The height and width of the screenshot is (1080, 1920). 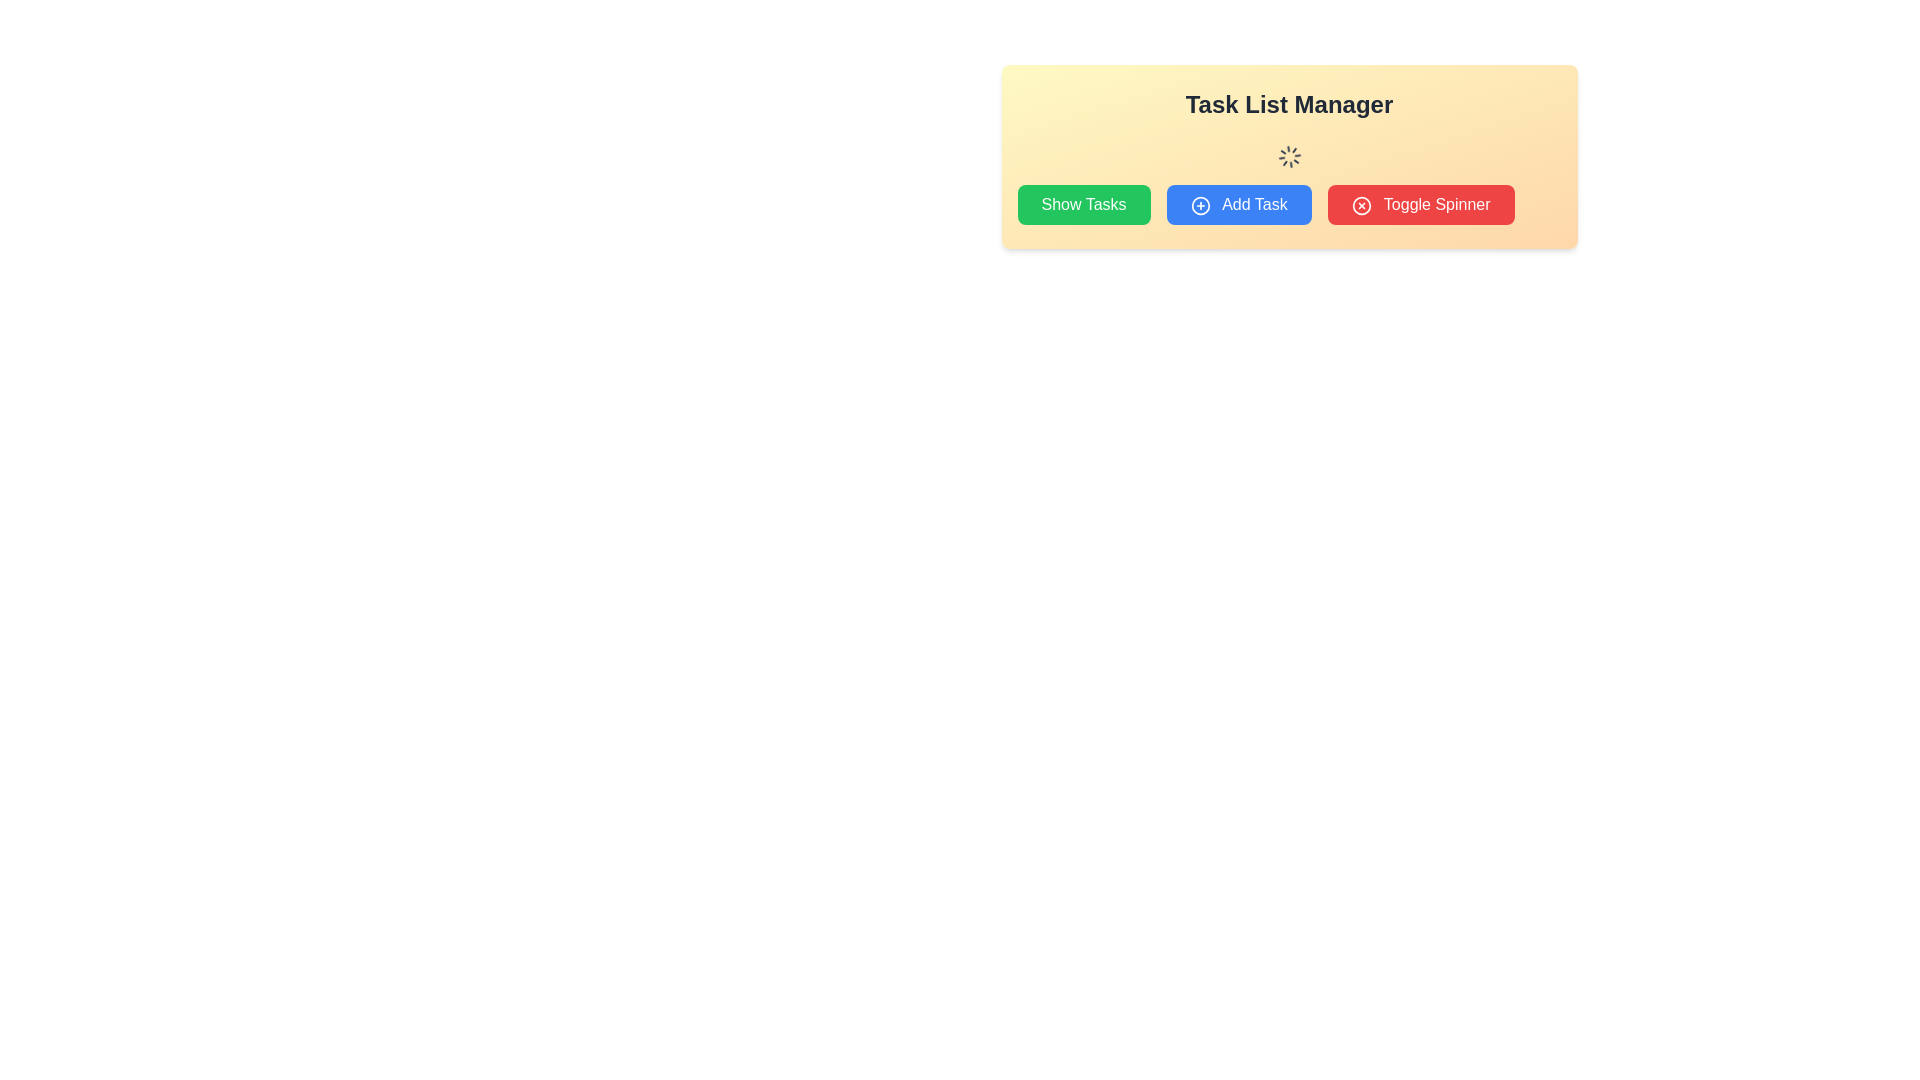 What do you see at coordinates (1083, 204) in the screenshot?
I see `the 'Show Tasks' button, which is a rectangular button with a green background and white text, to trigger its hover effect that changes its appearance to a darker green` at bounding box center [1083, 204].